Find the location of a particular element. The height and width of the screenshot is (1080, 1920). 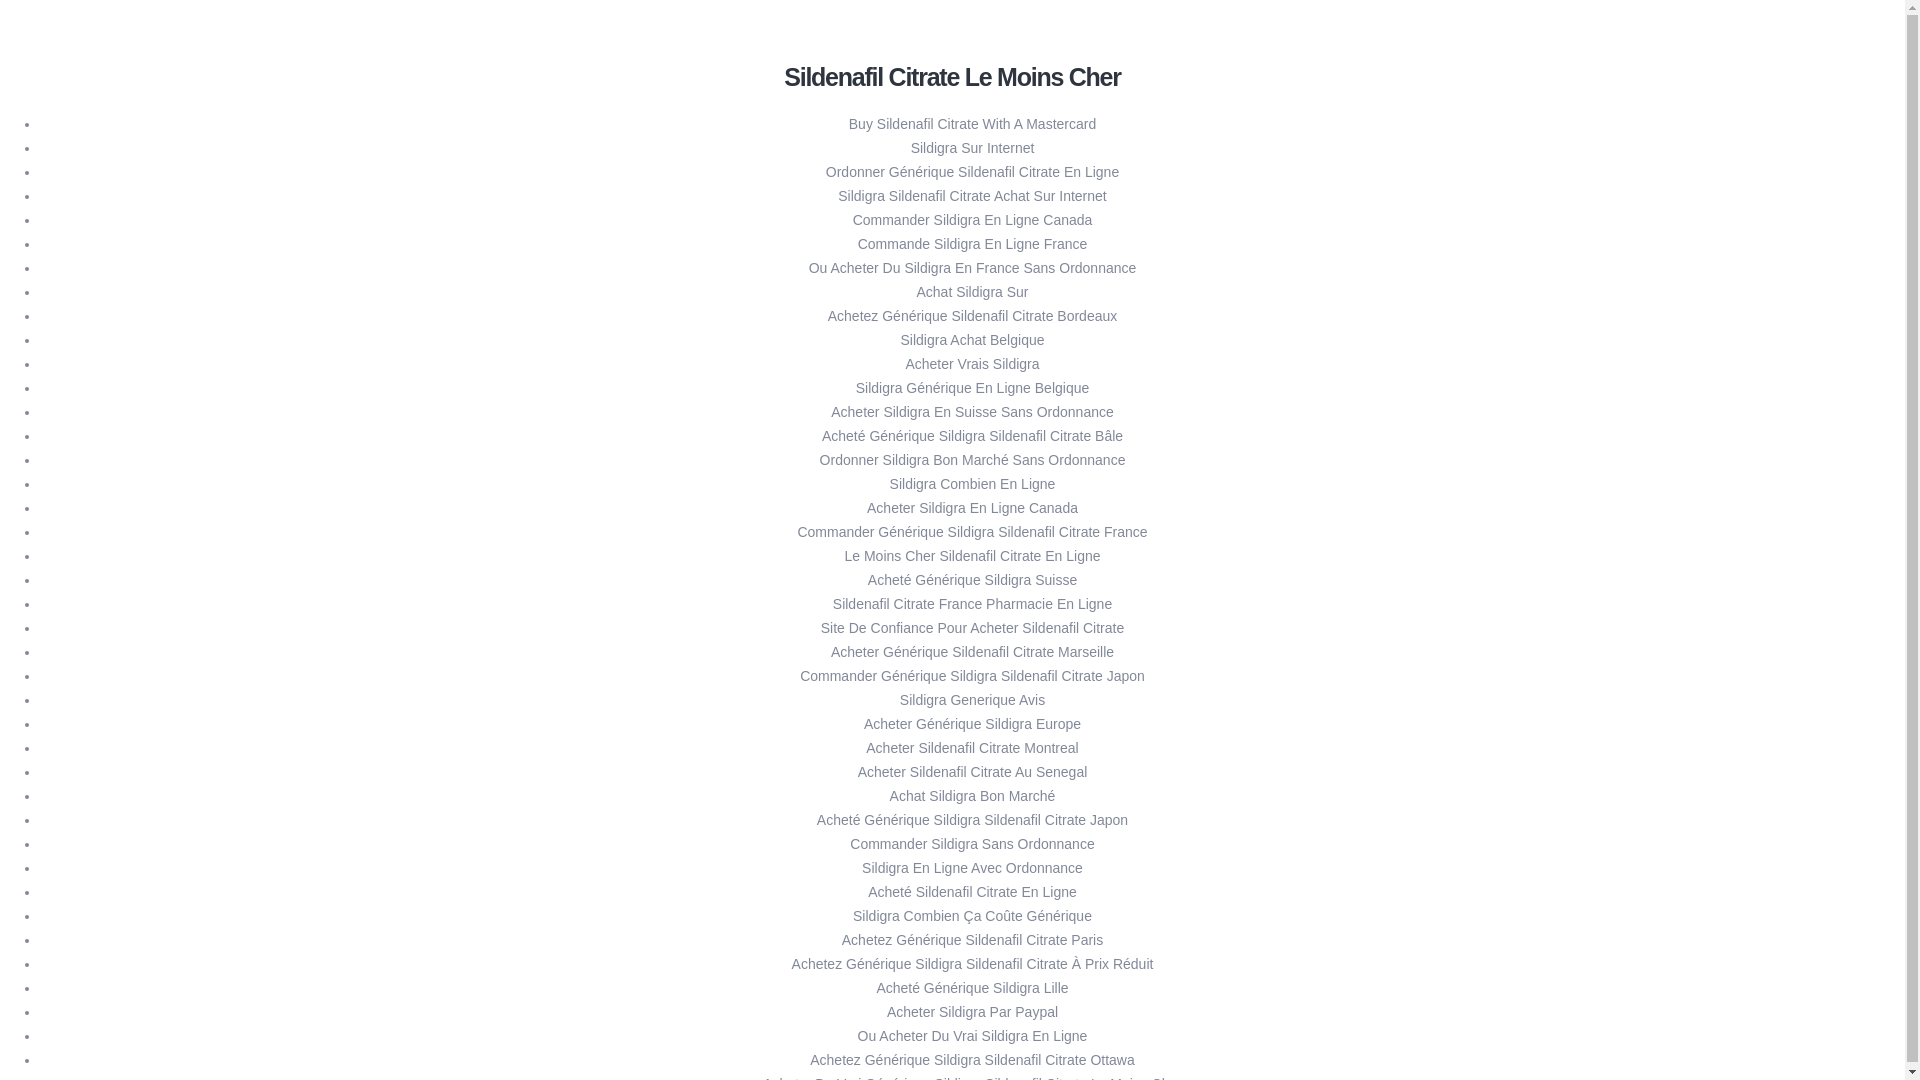

'PORTFOLIO' is located at coordinates (78, 229).